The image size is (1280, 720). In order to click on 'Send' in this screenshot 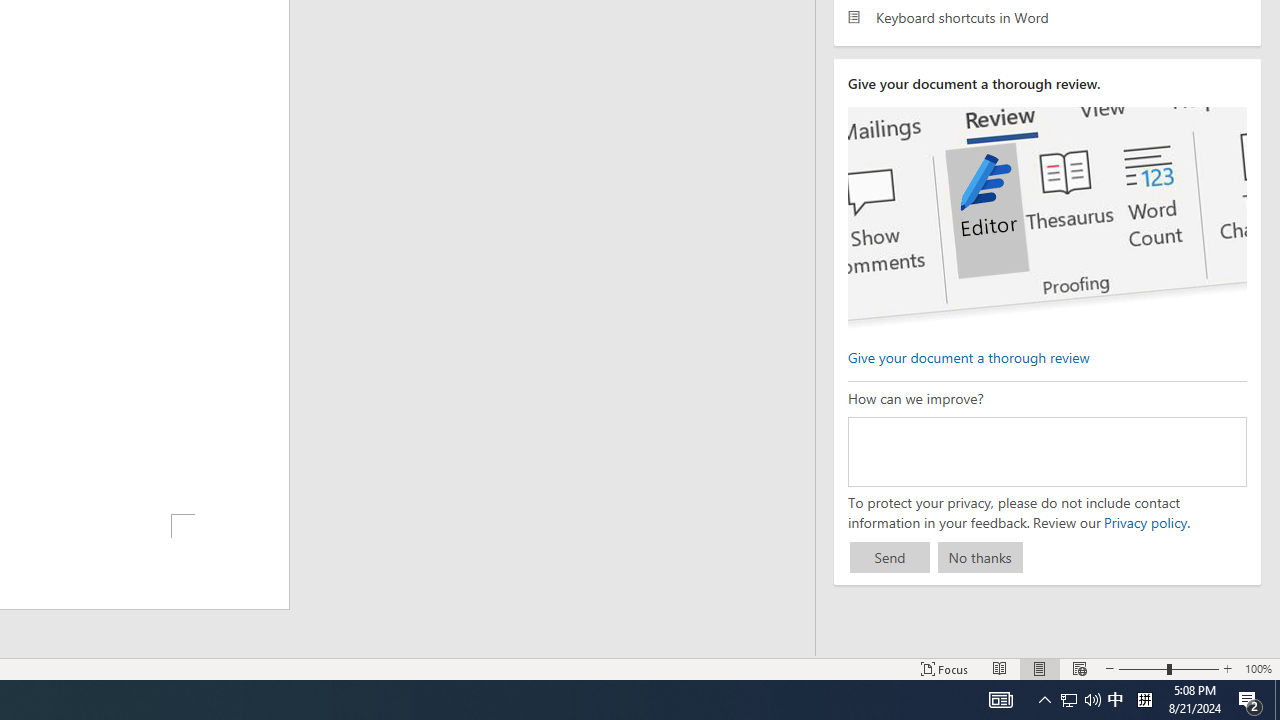, I will do `click(889, 557)`.